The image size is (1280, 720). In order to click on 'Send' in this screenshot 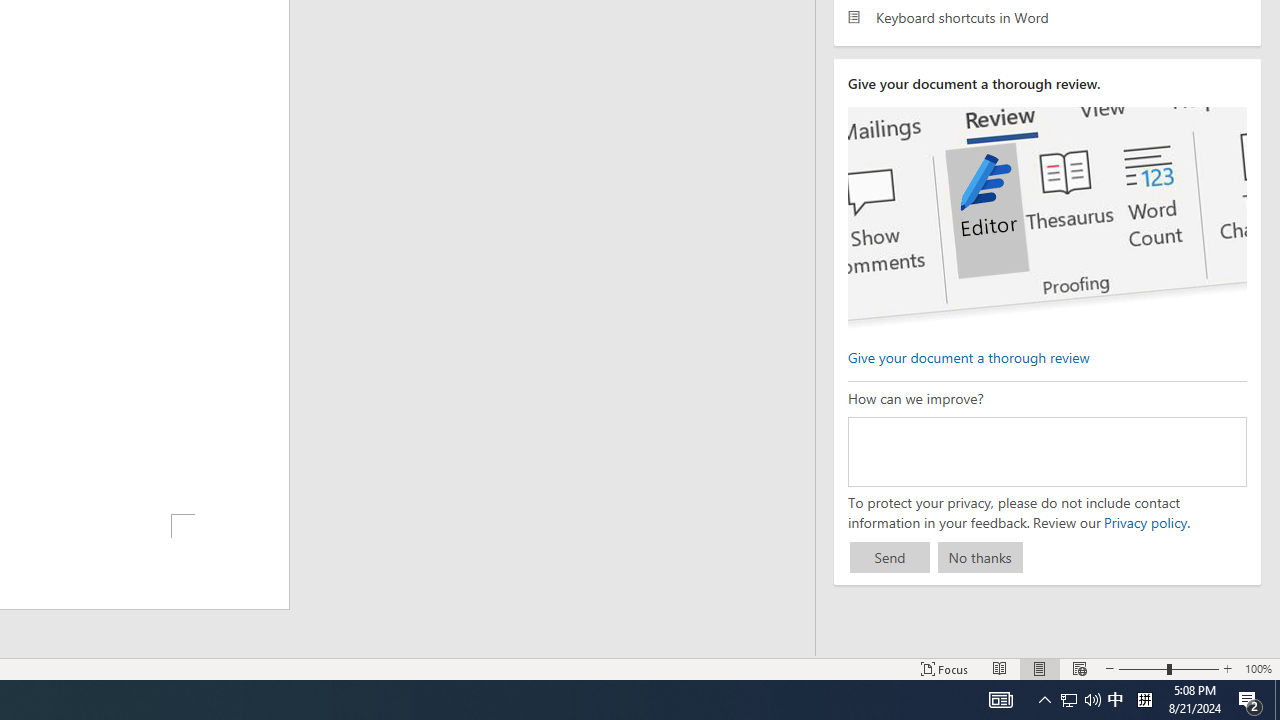, I will do `click(889, 557)`.